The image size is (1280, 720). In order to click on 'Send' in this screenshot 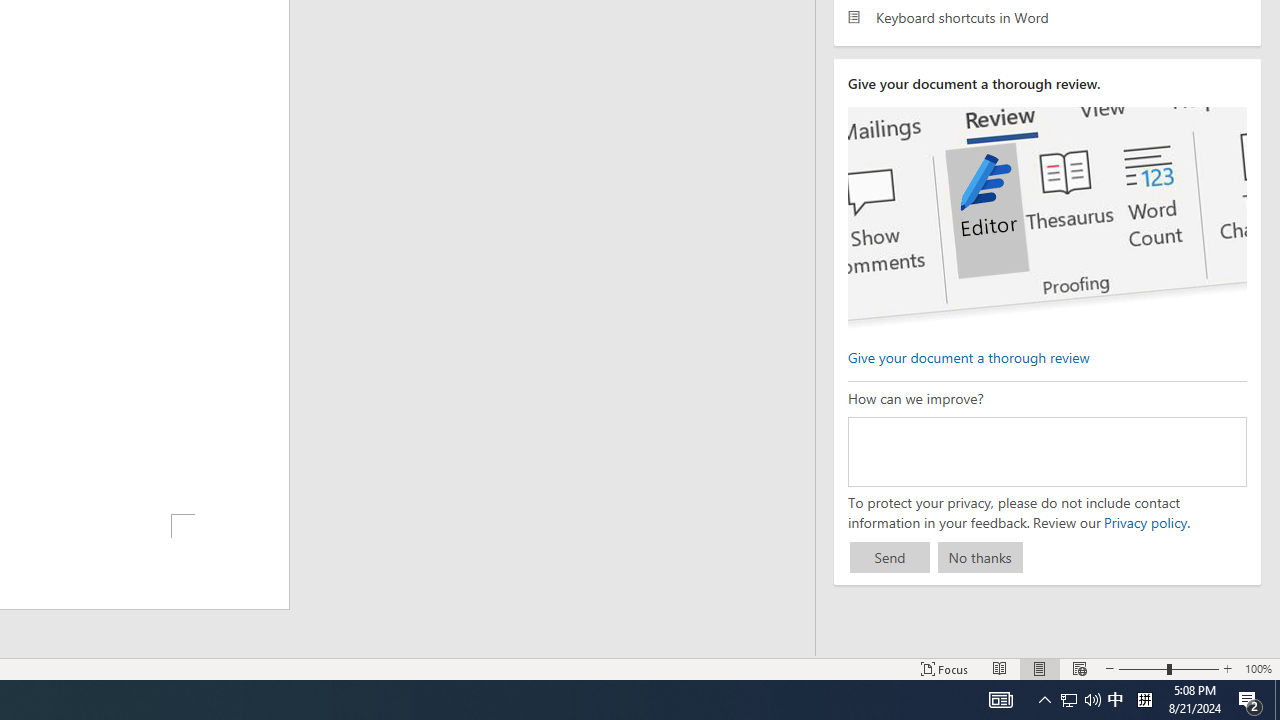, I will do `click(889, 557)`.